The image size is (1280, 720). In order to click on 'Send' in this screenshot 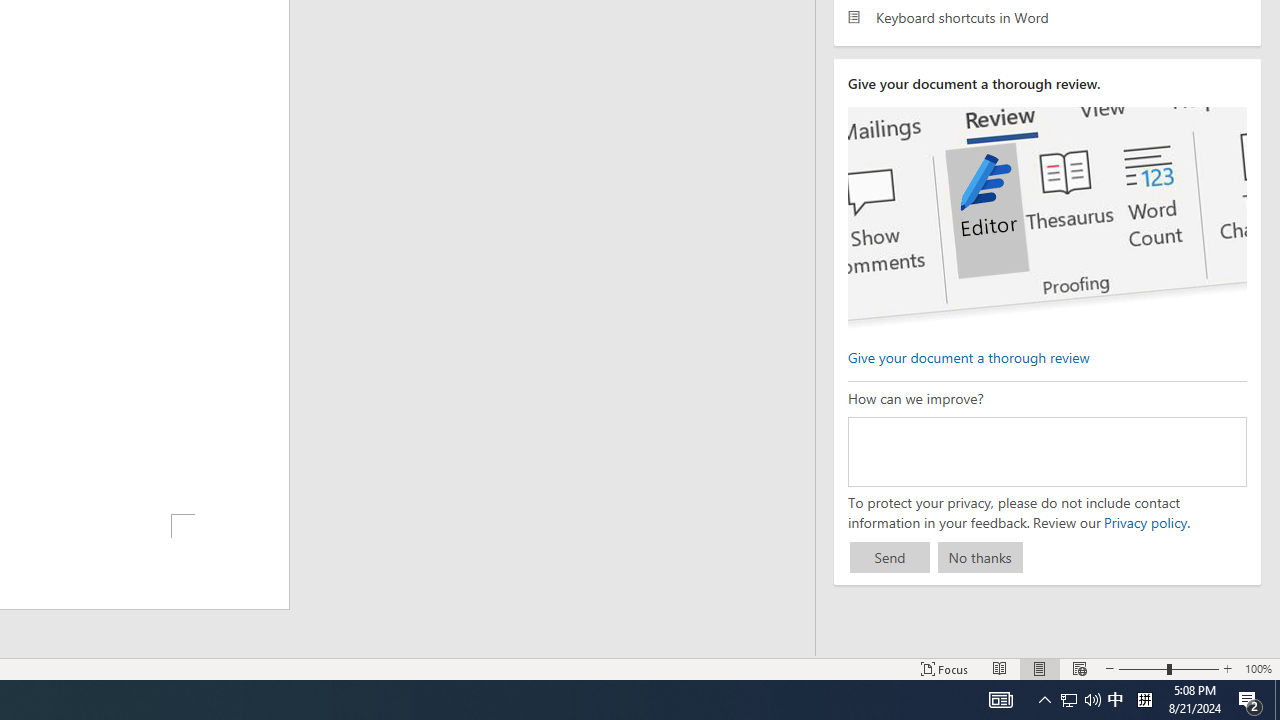, I will do `click(889, 557)`.